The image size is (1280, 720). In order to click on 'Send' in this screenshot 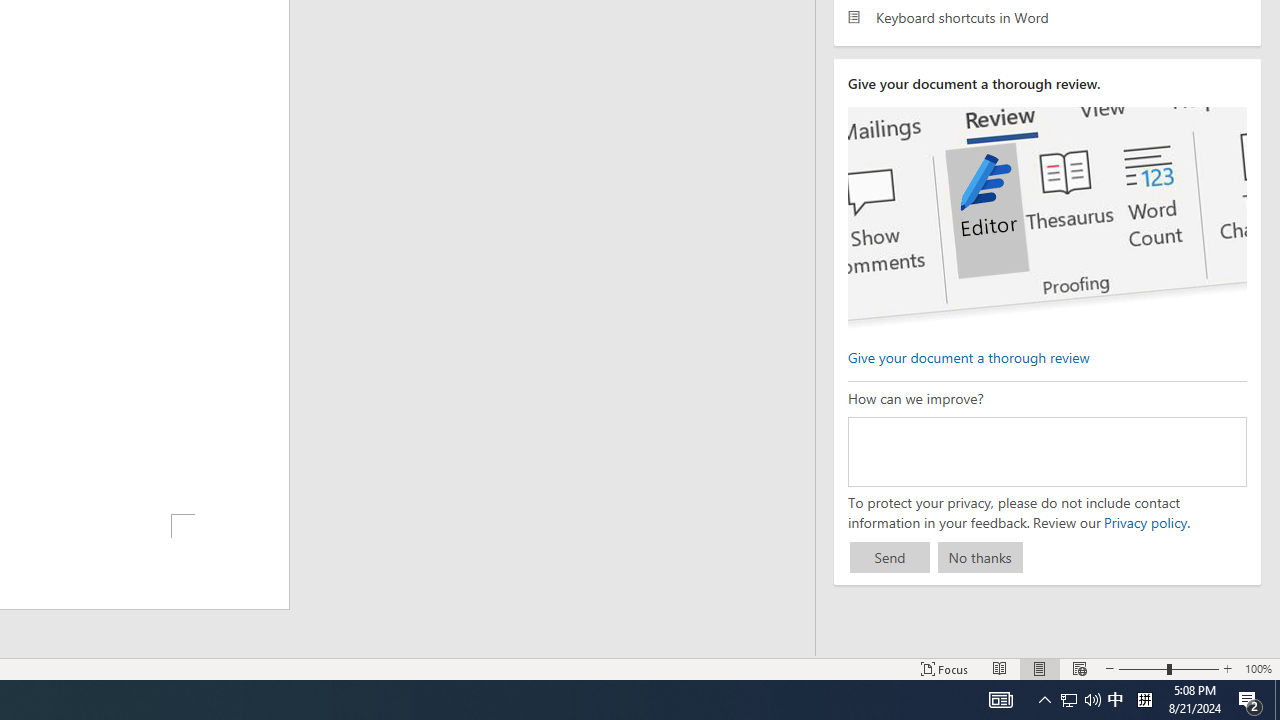, I will do `click(889, 557)`.